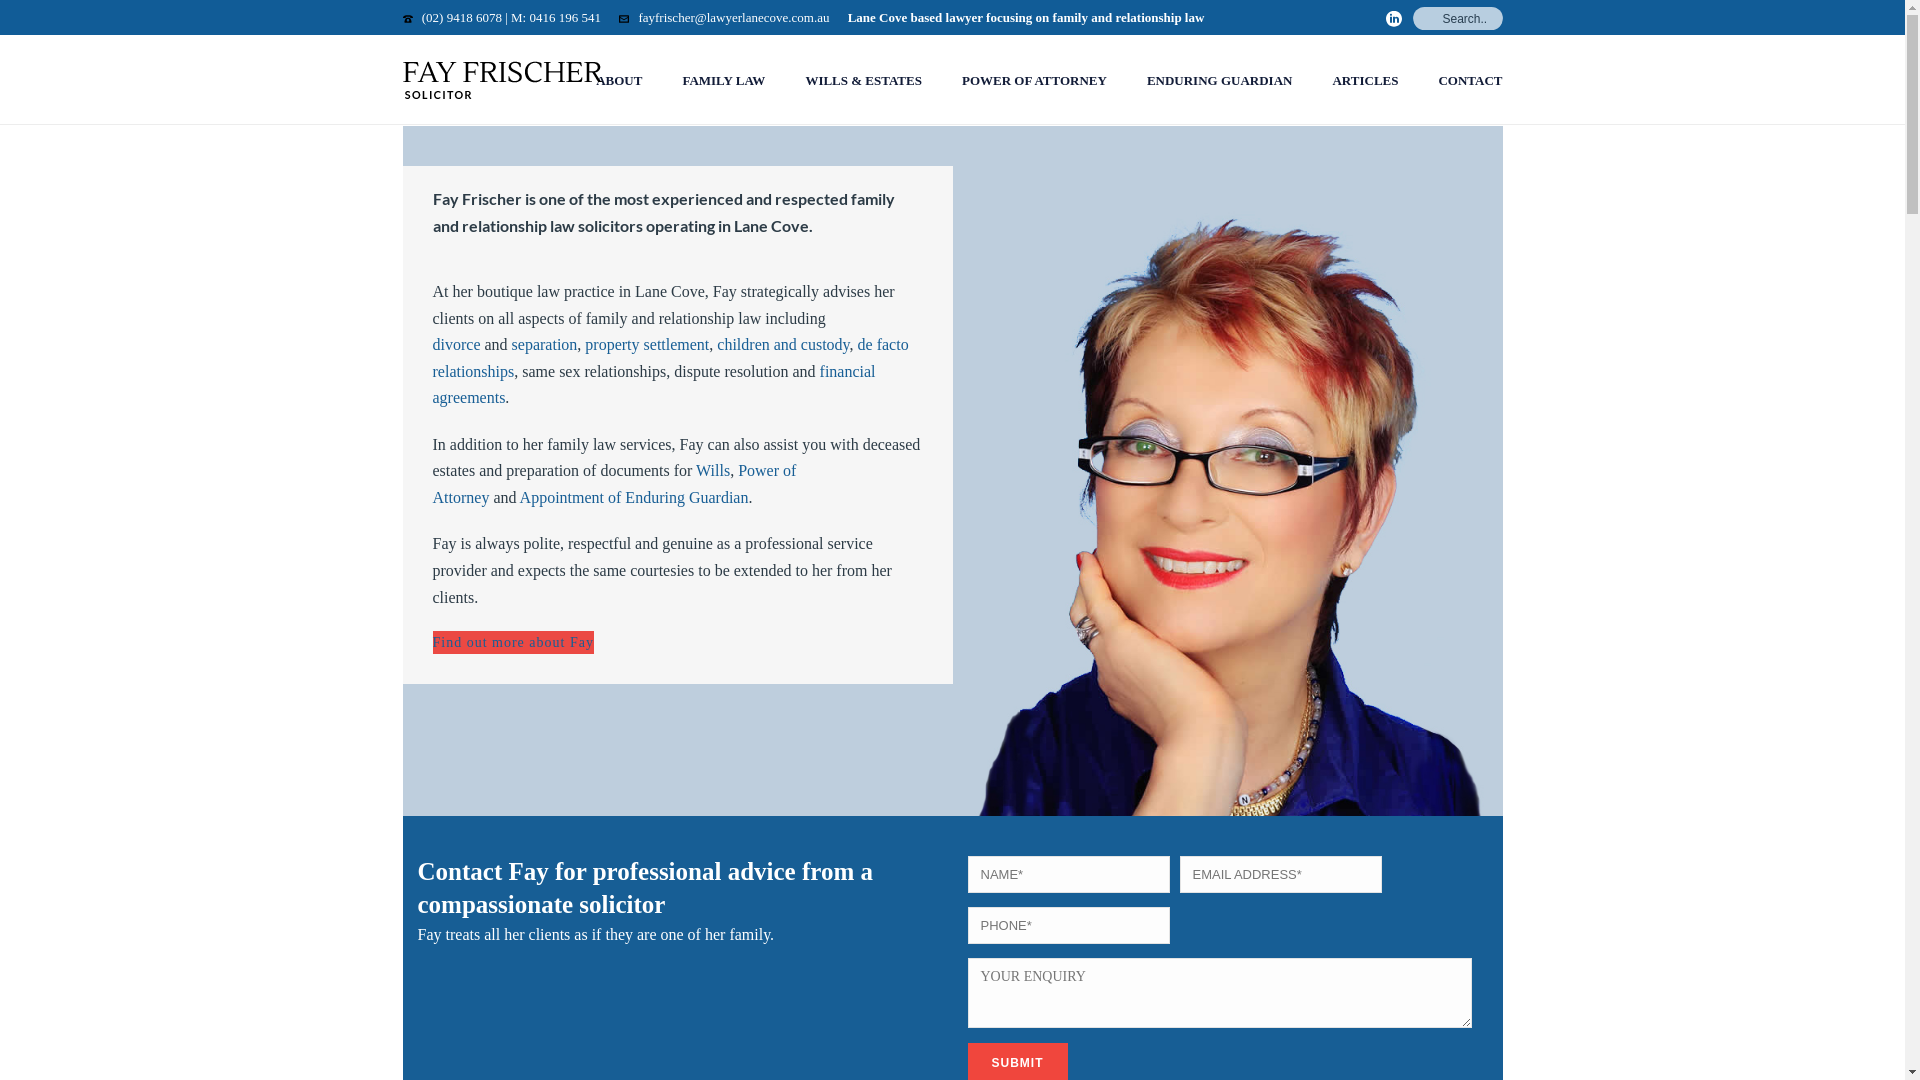 The height and width of the screenshot is (1080, 1920). I want to click on 'POWER OF ATTORNEY', so click(1034, 80).